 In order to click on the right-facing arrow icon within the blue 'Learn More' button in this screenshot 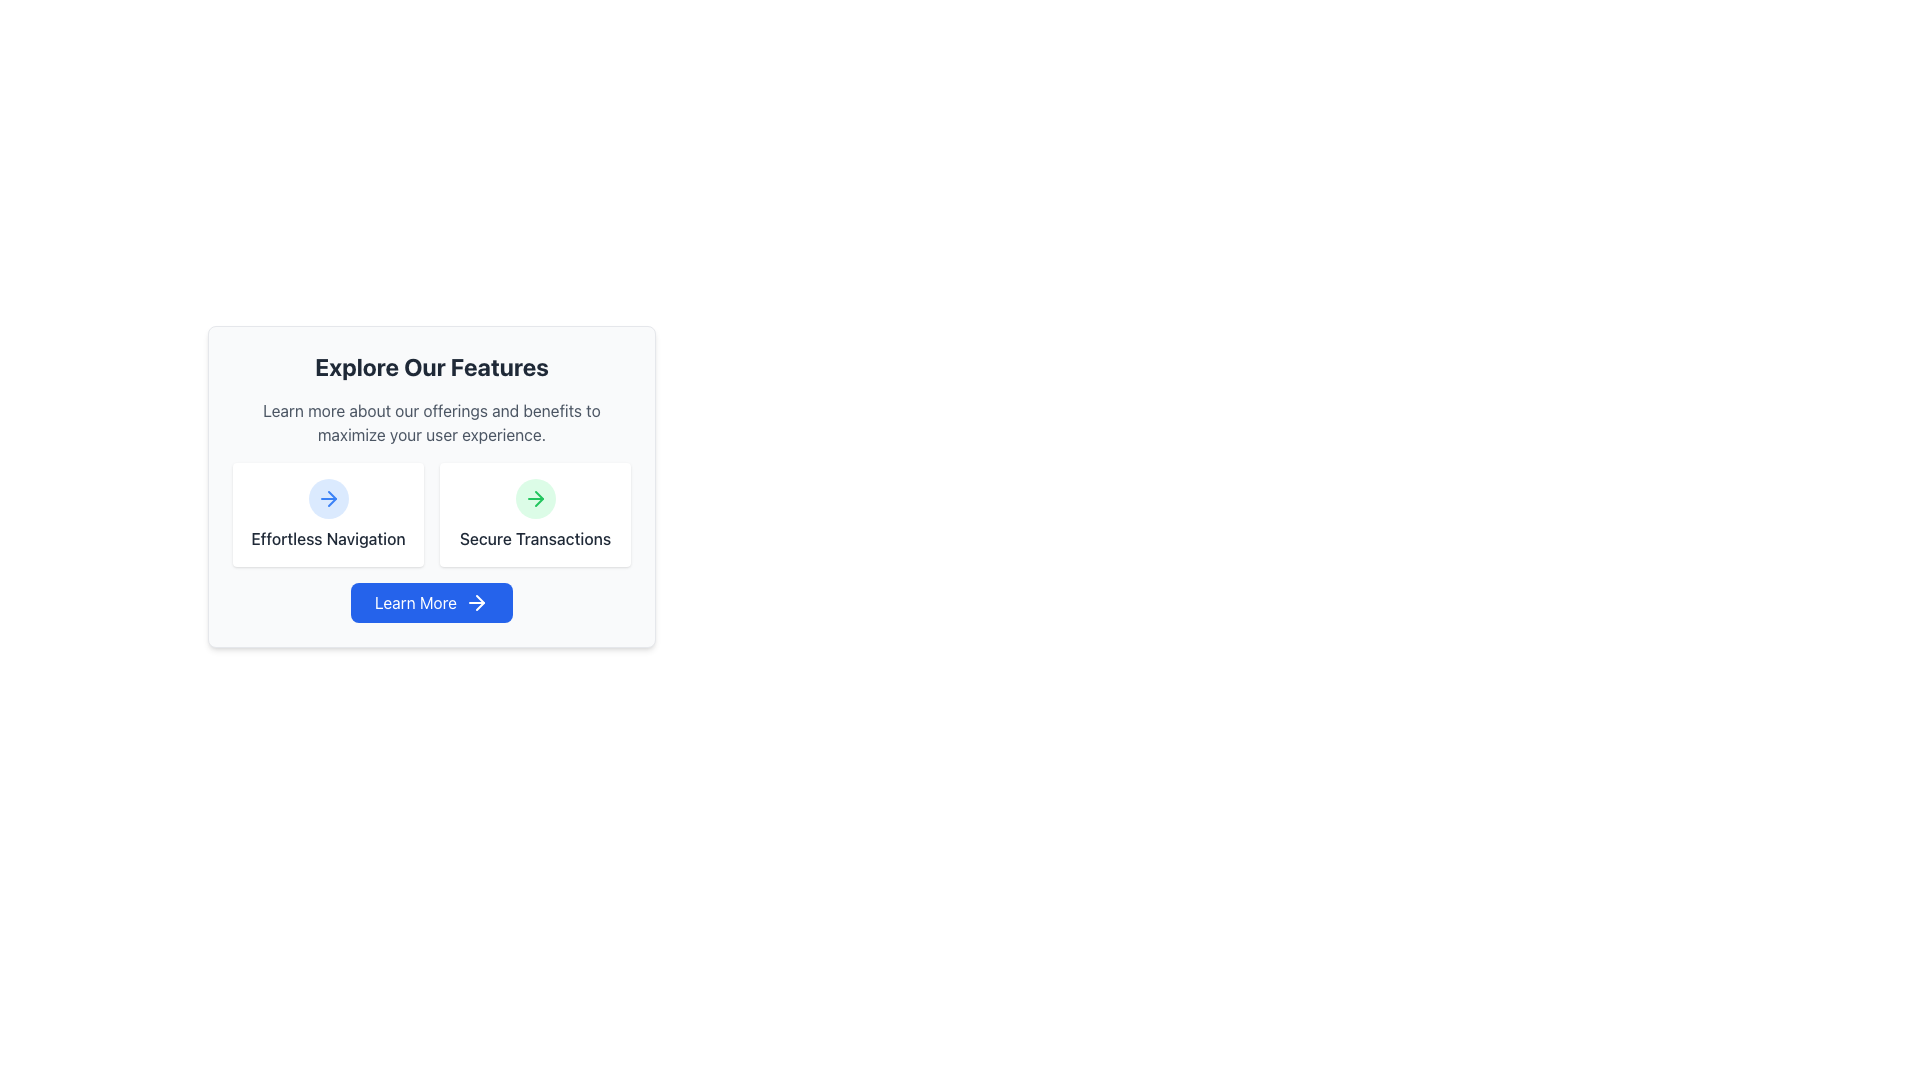, I will do `click(476, 601)`.